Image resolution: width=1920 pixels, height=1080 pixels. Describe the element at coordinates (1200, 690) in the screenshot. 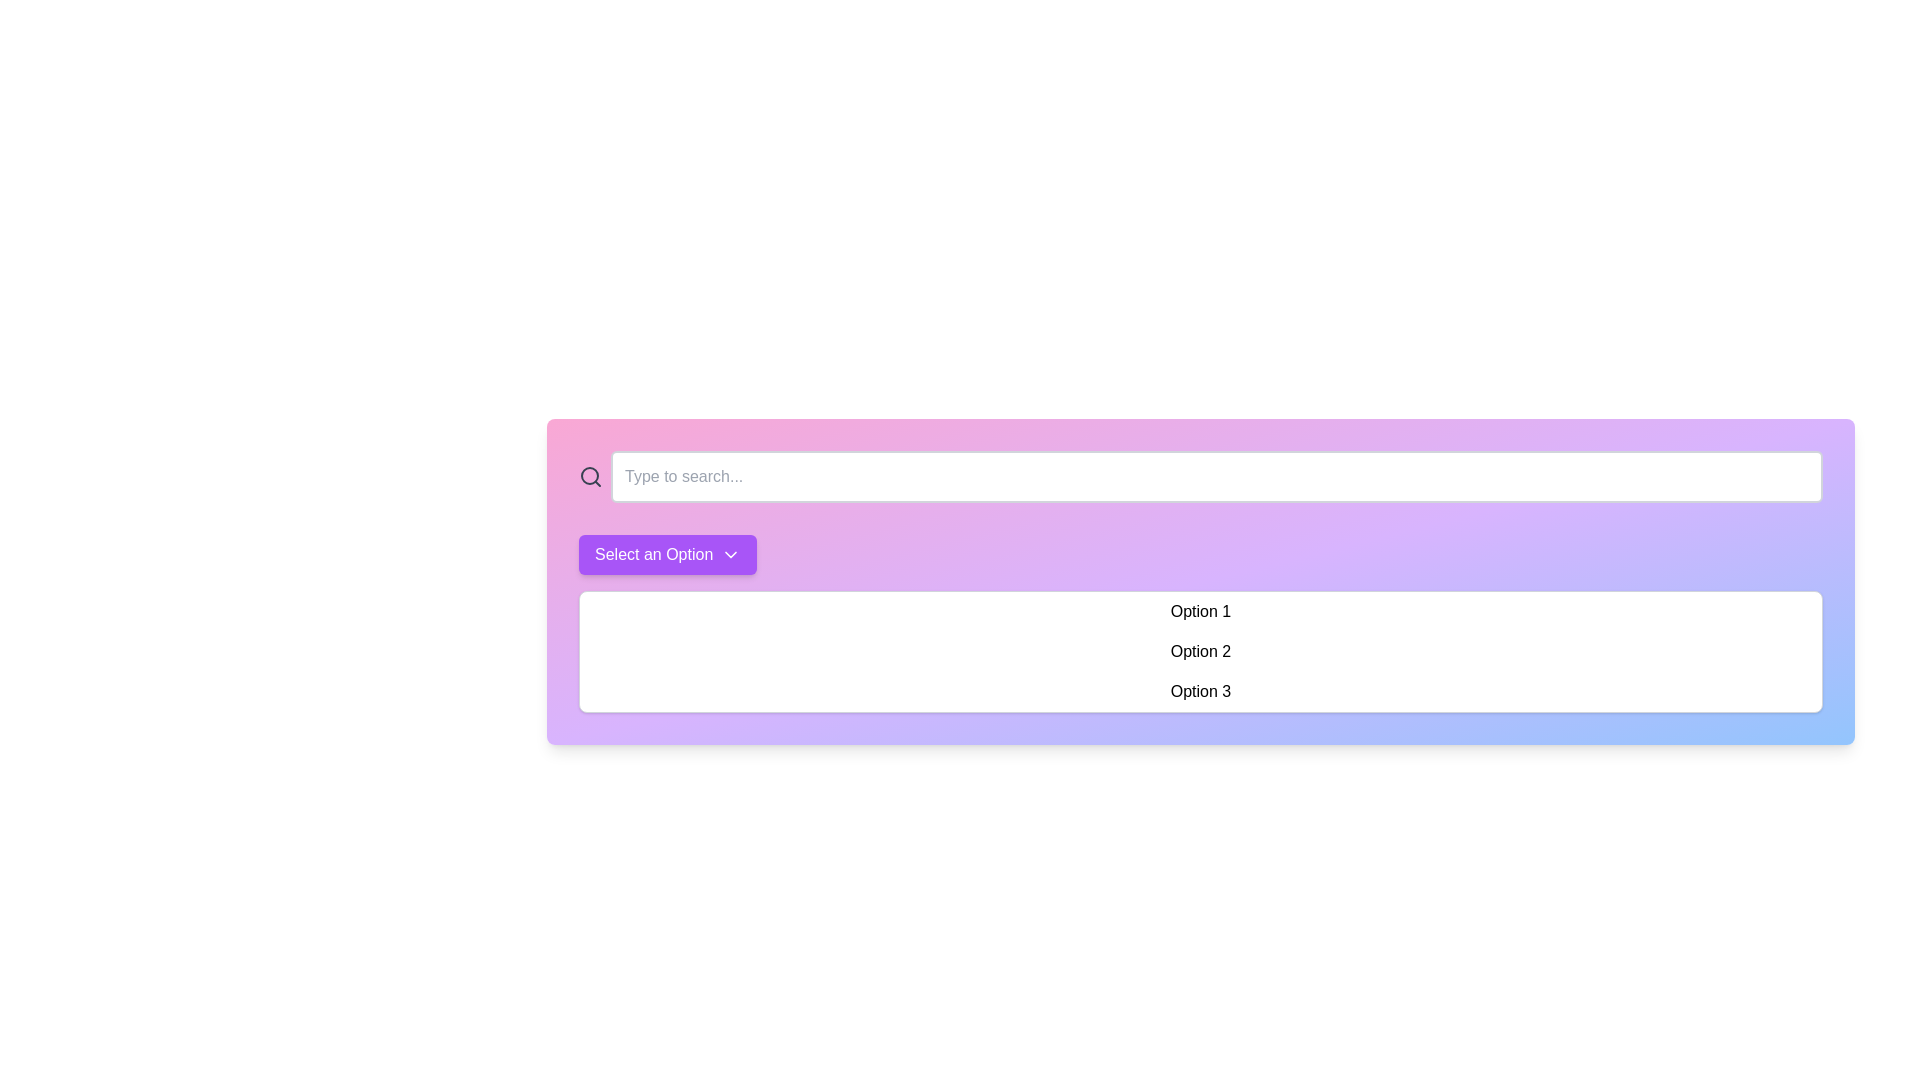

I see `the 'Option 3' list item located at the bottom of the dropdown` at that location.